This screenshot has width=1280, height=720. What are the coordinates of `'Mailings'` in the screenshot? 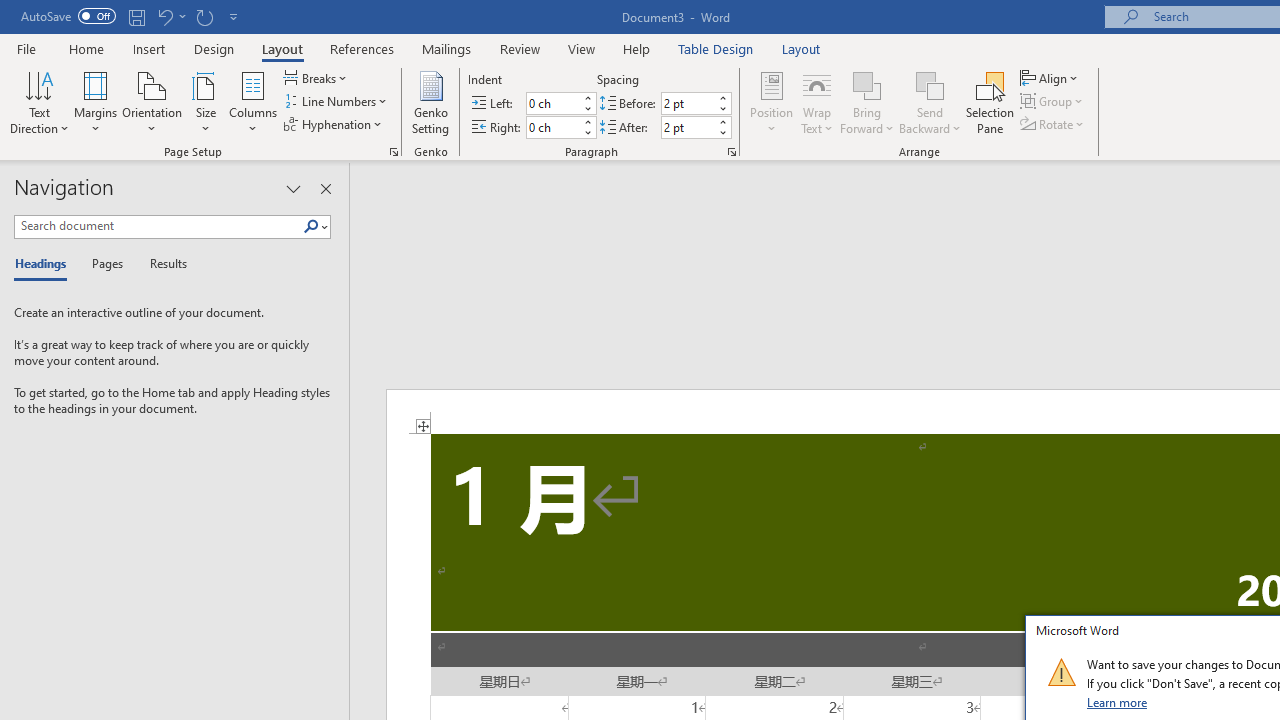 It's located at (446, 48).